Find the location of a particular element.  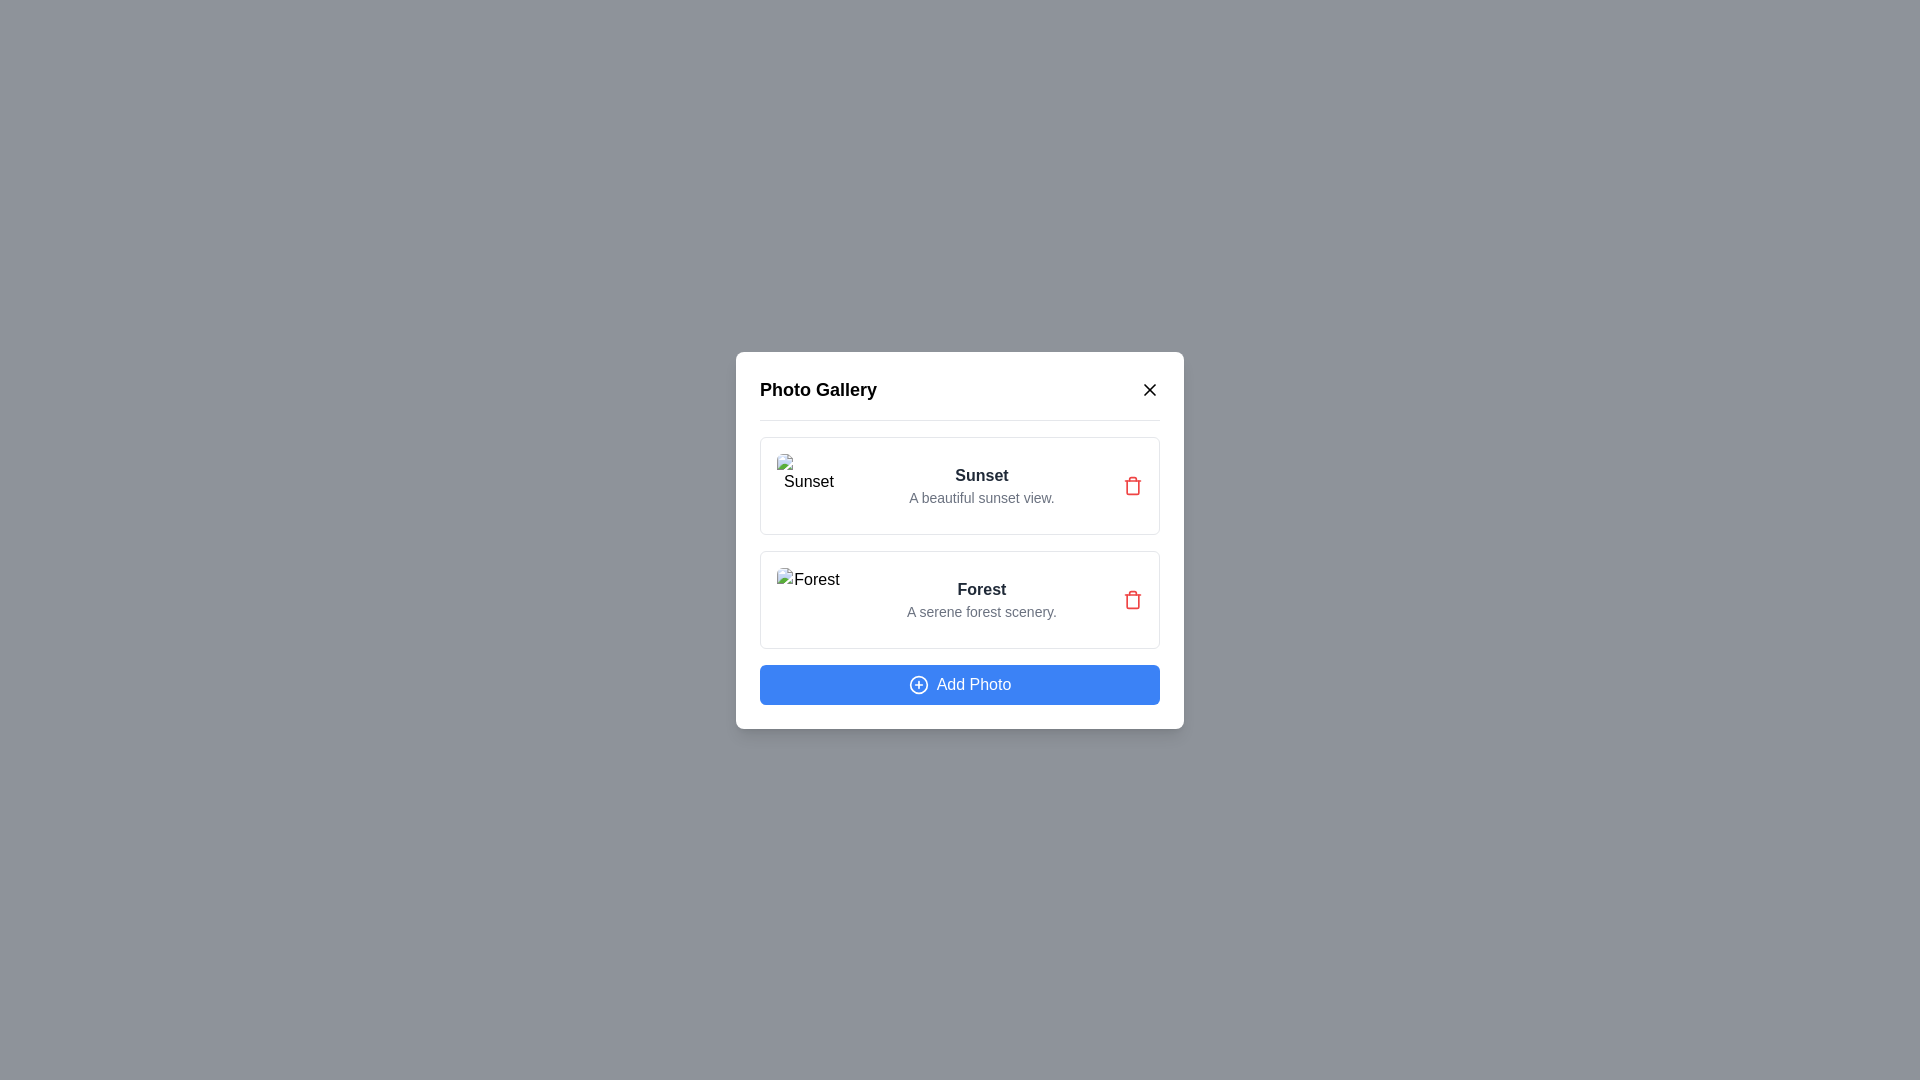

header text element that serves as the title for the photo gallery modal, positioned at the top-left corner of the modal is located at coordinates (818, 389).